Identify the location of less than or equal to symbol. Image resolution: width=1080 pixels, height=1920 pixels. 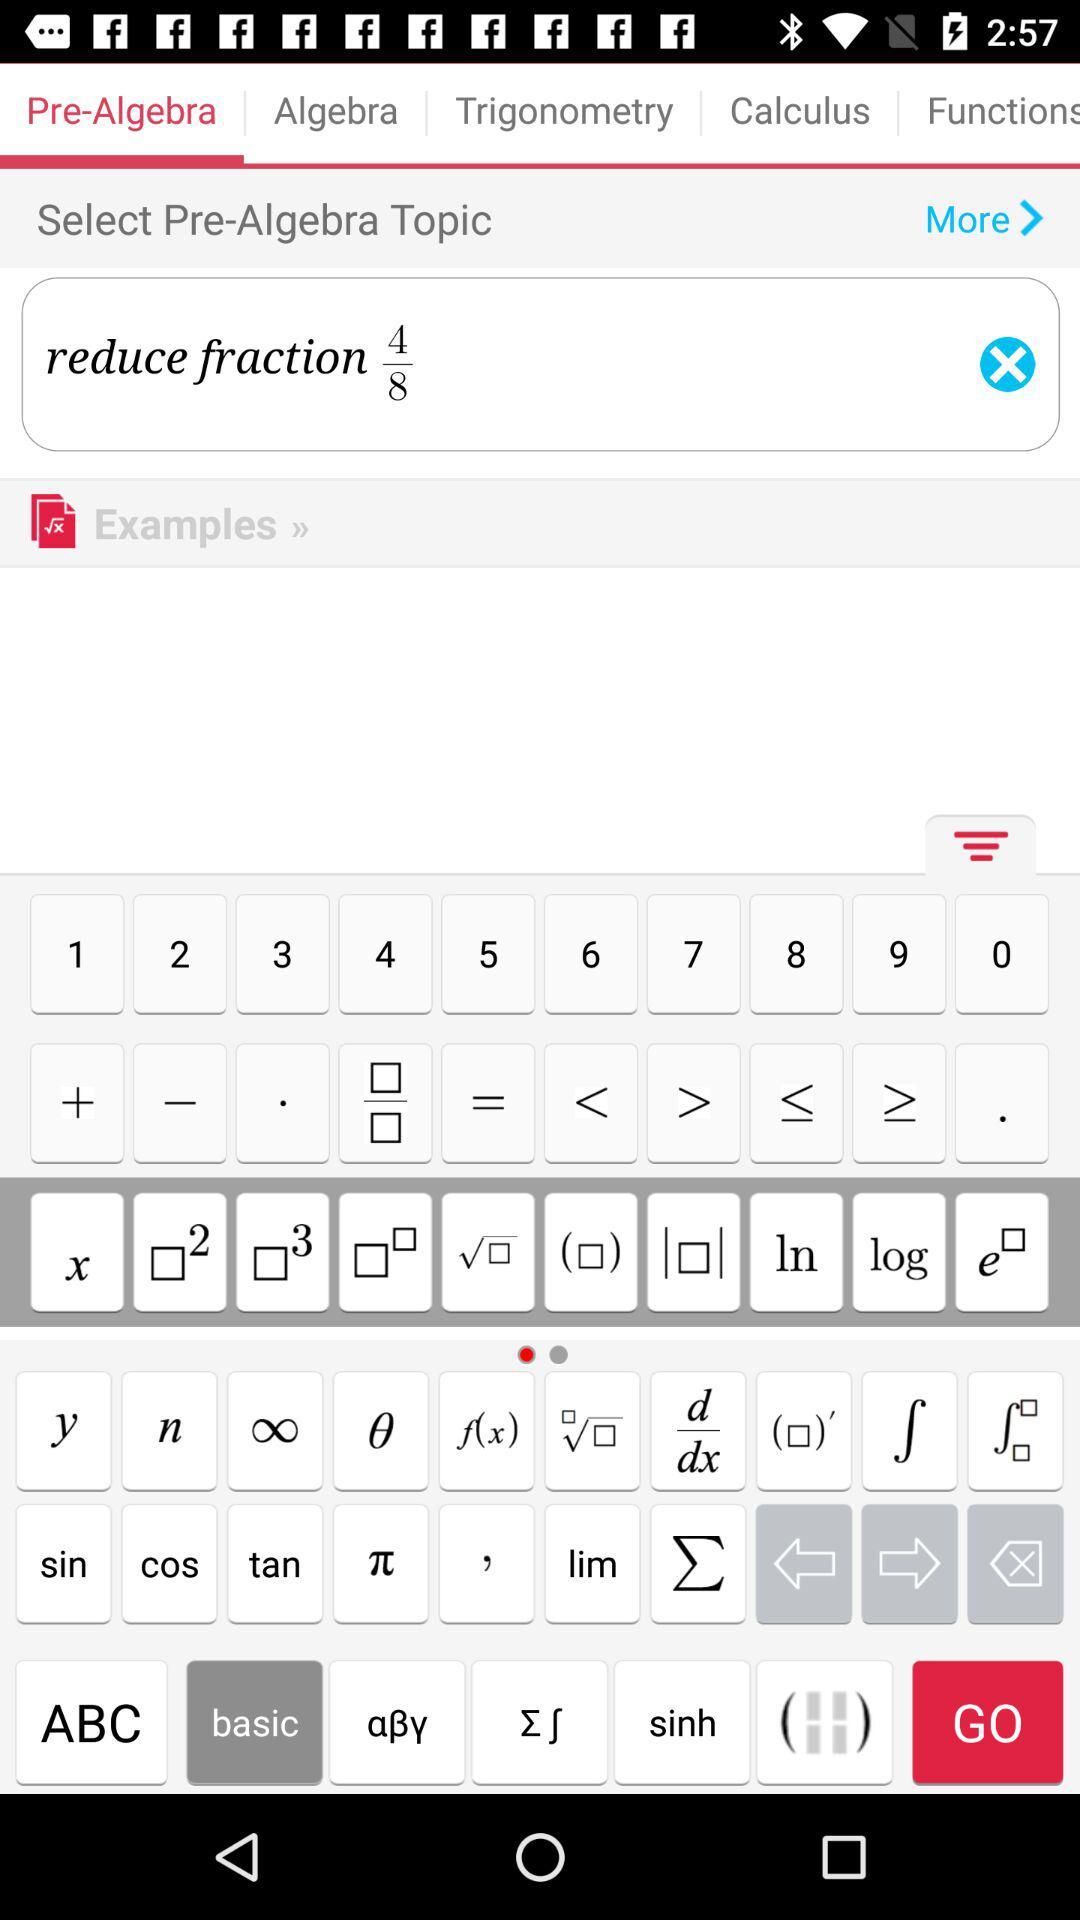
(795, 1101).